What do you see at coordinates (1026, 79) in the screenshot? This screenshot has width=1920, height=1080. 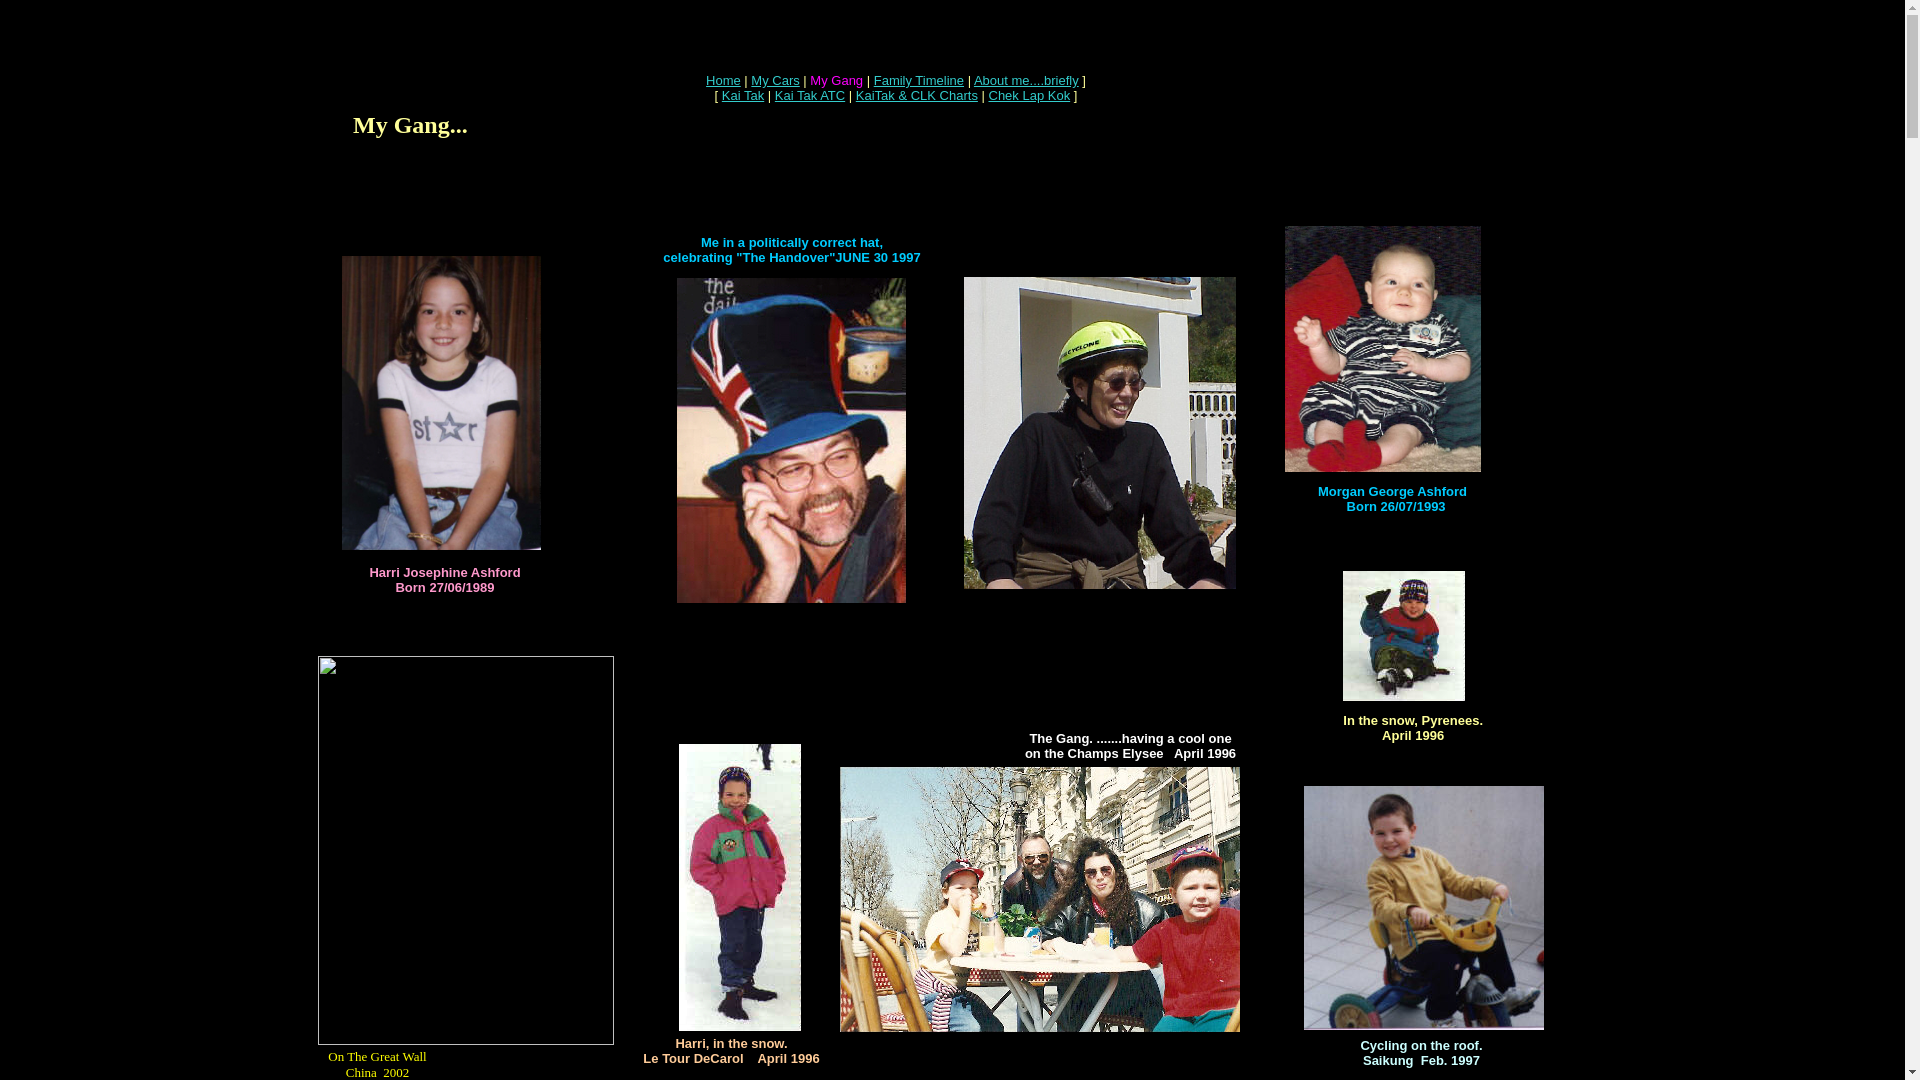 I see `'About me....briefly'` at bounding box center [1026, 79].